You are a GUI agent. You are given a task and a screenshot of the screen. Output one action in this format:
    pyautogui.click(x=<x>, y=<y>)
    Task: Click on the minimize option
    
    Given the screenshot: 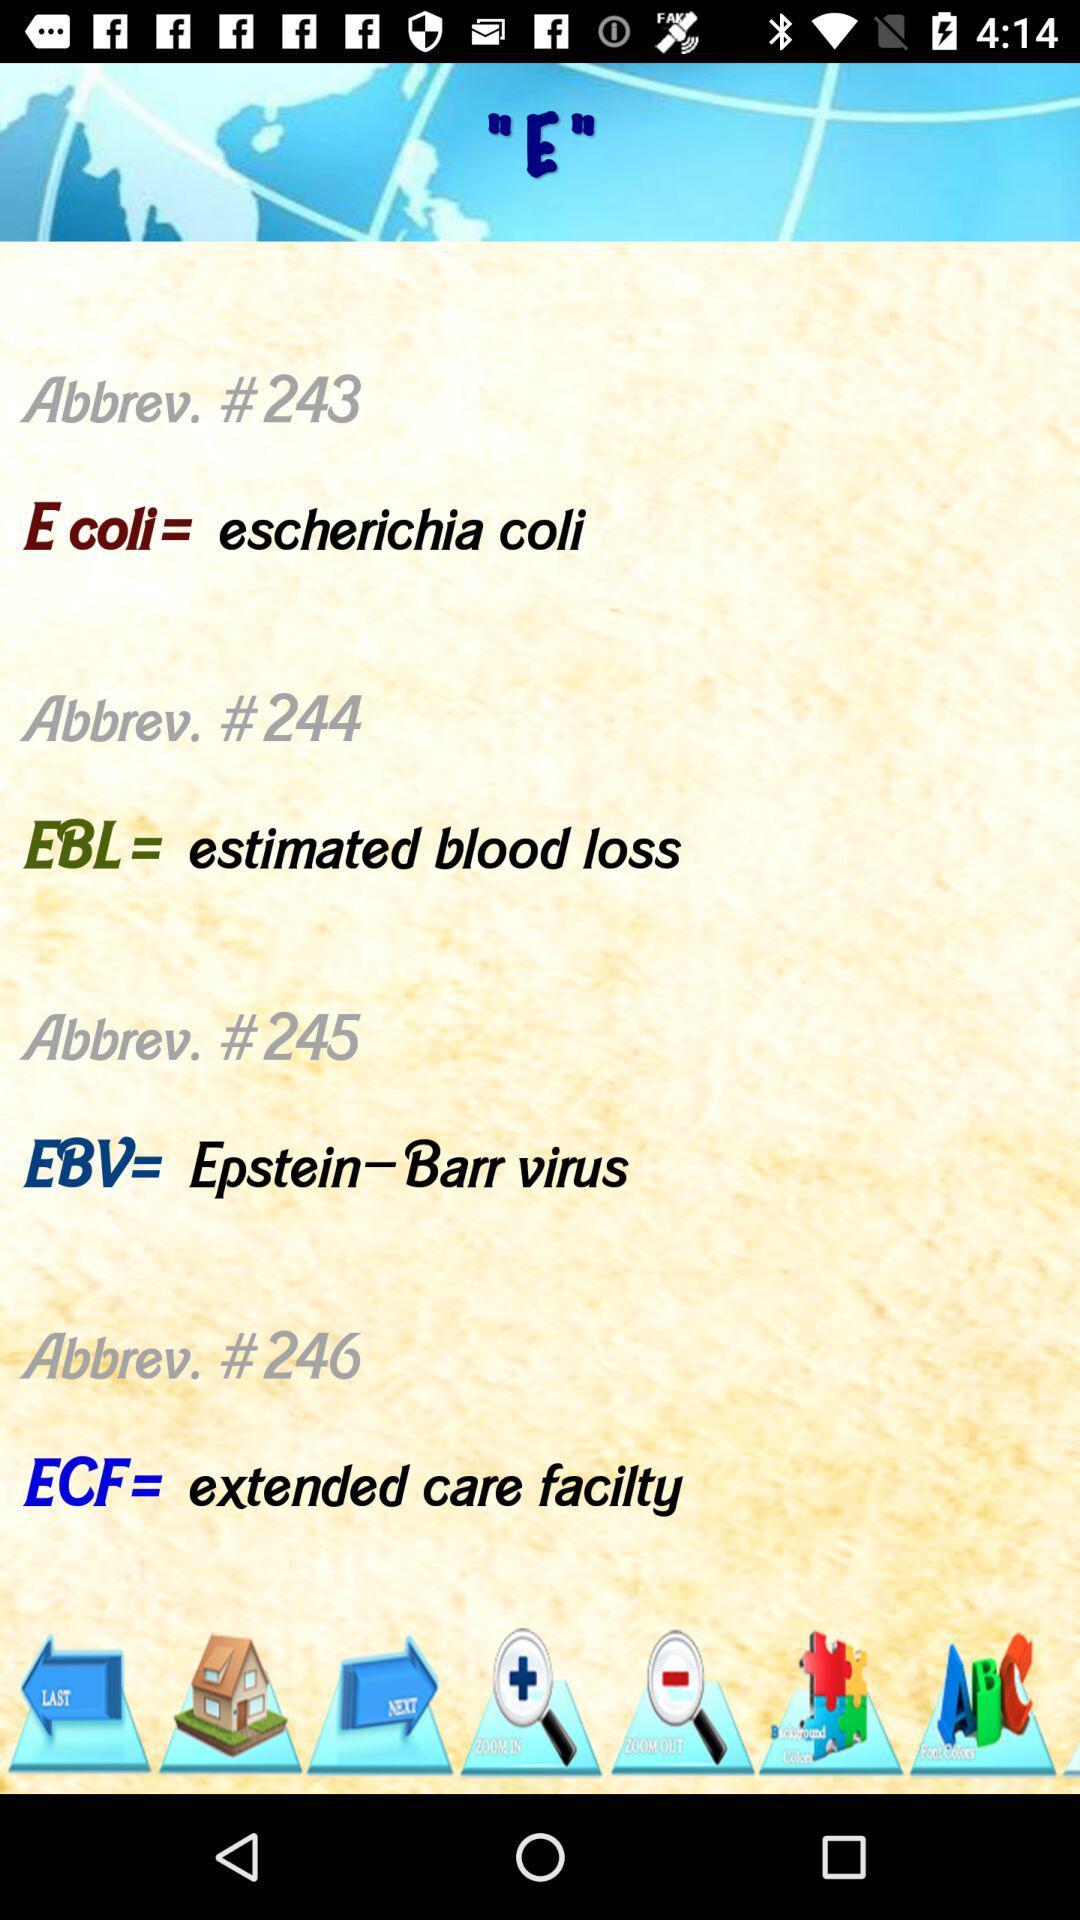 What is the action you would take?
    pyautogui.click(x=680, y=1702)
    